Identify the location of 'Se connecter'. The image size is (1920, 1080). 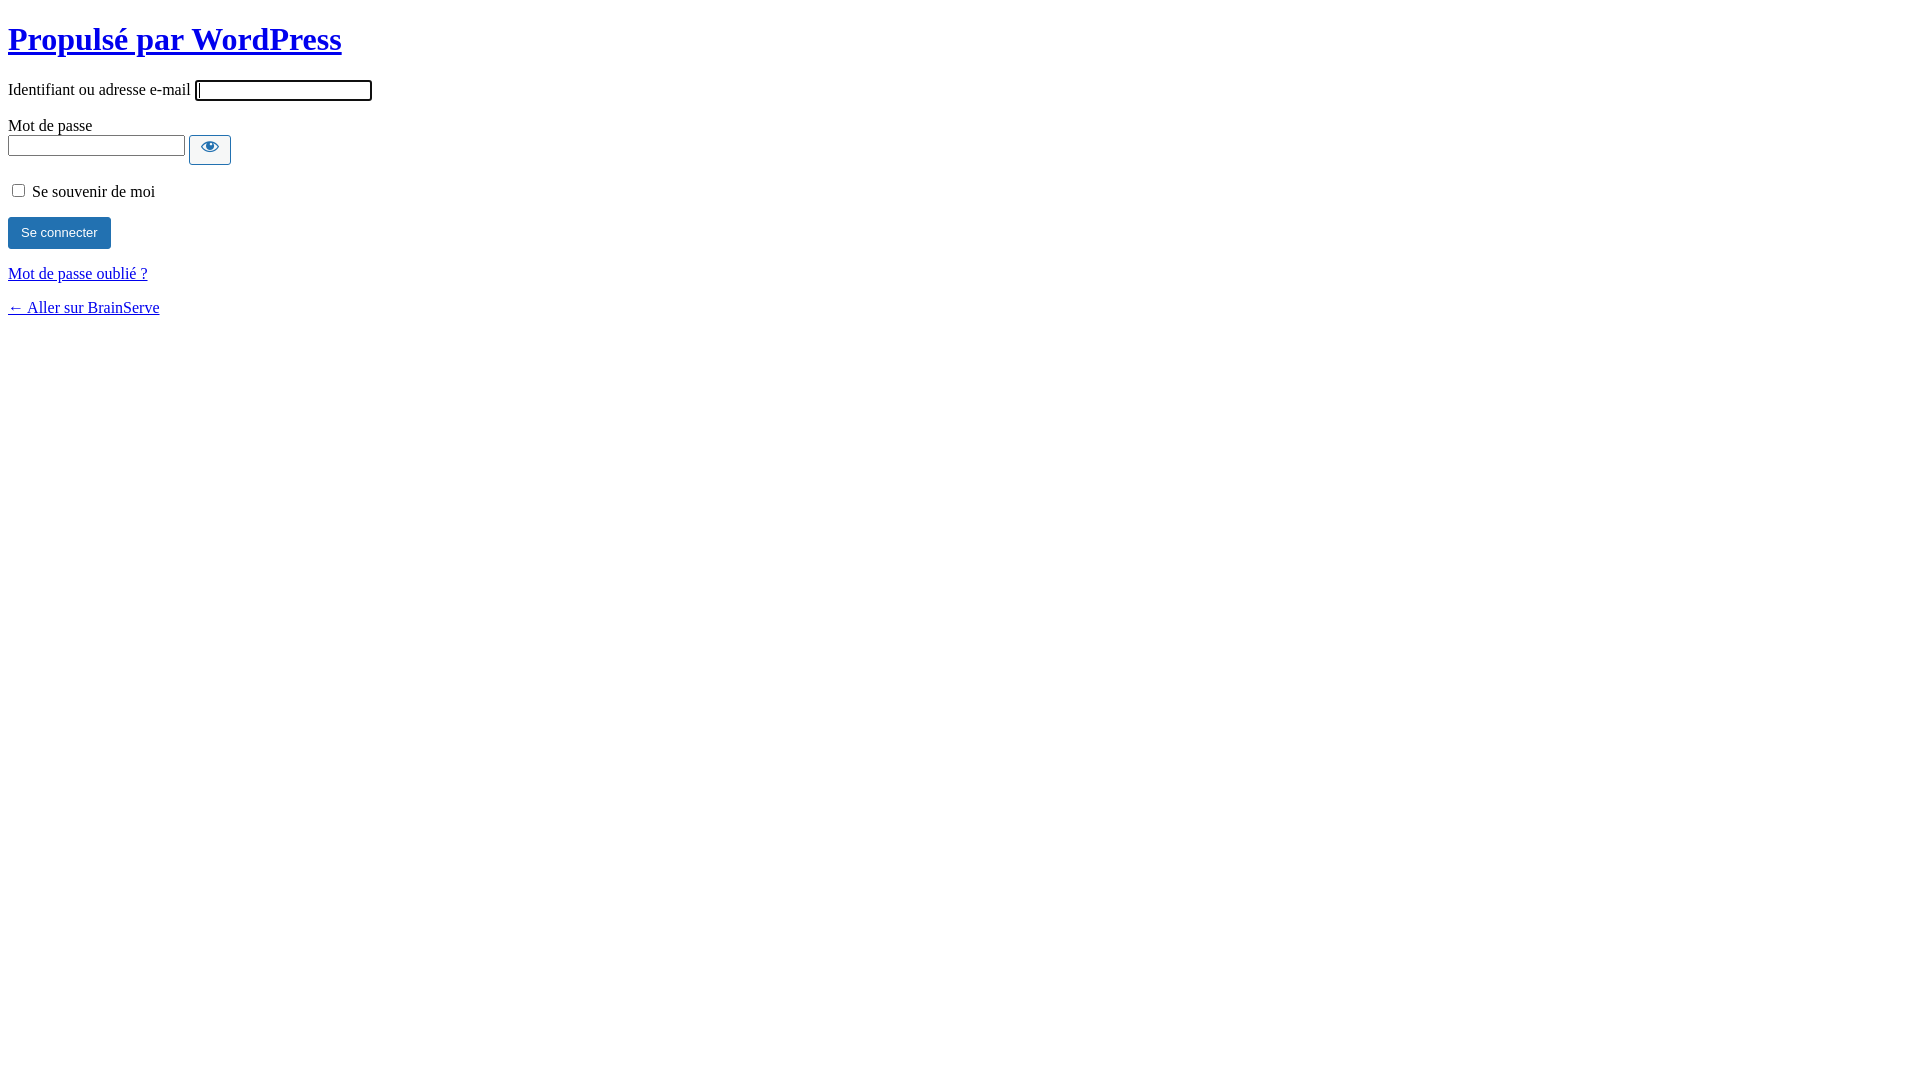
(8, 231).